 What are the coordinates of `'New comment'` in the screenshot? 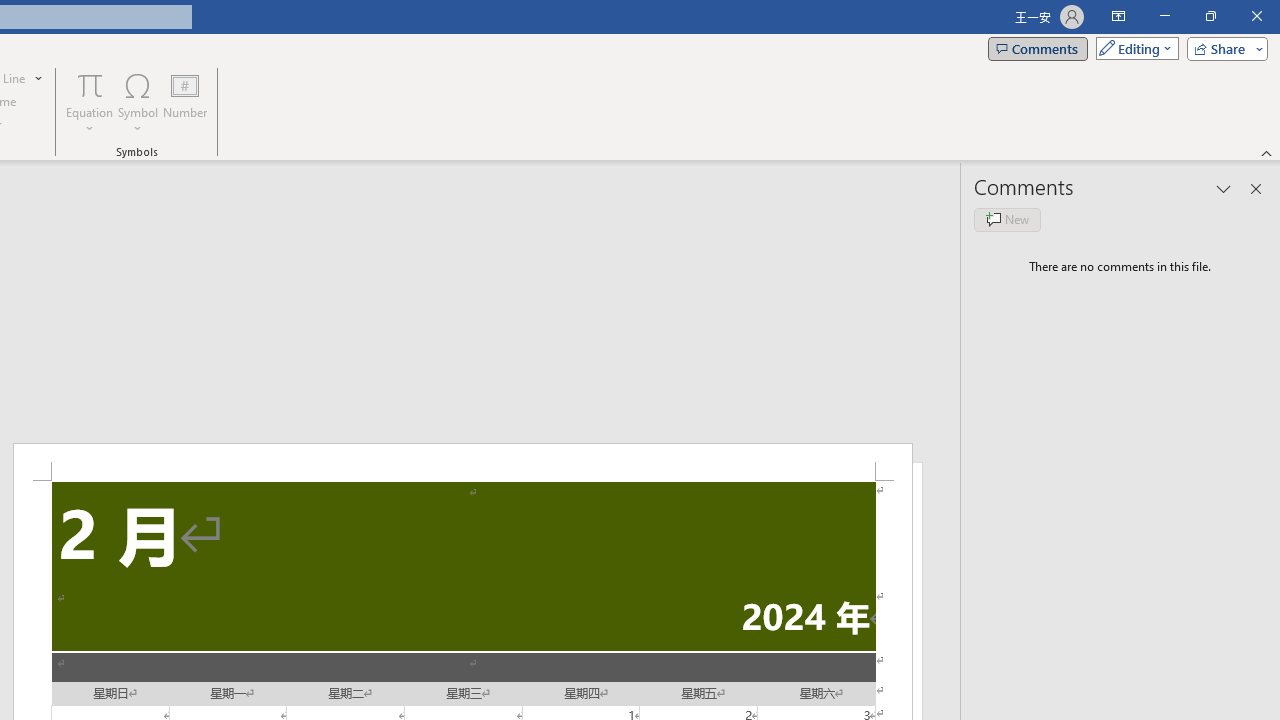 It's located at (1007, 219).